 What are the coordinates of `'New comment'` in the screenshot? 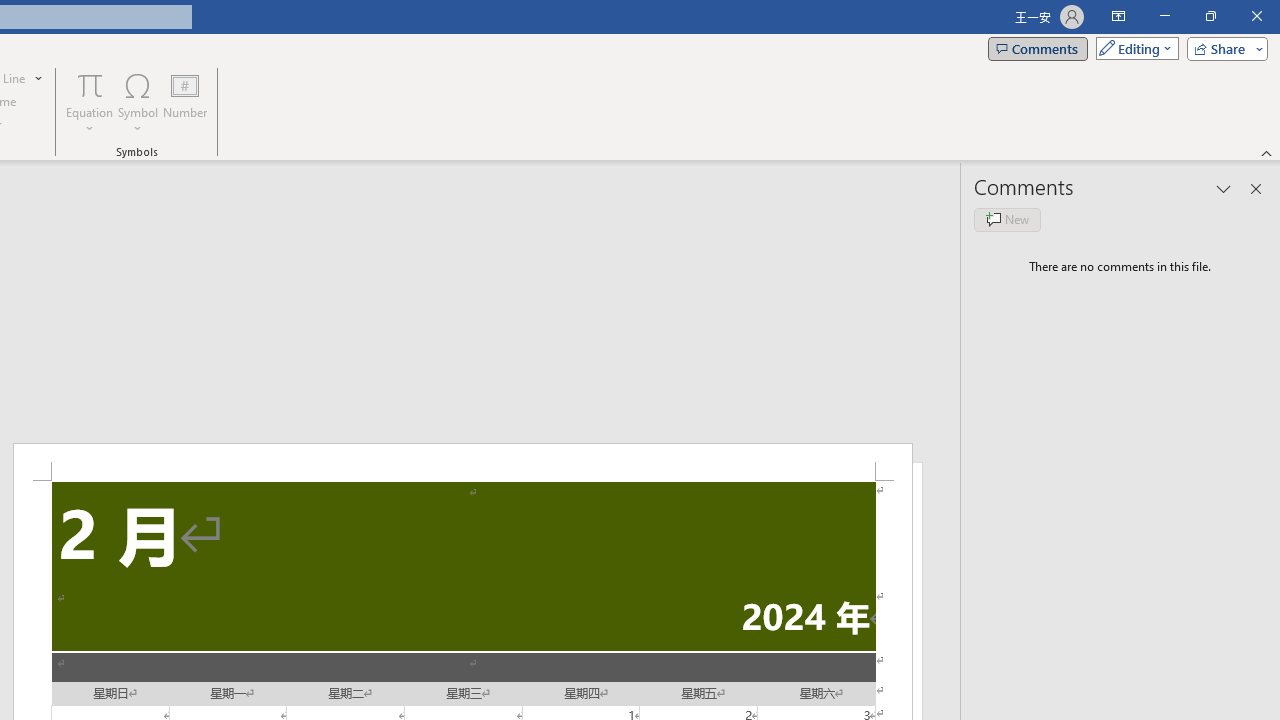 It's located at (1007, 219).